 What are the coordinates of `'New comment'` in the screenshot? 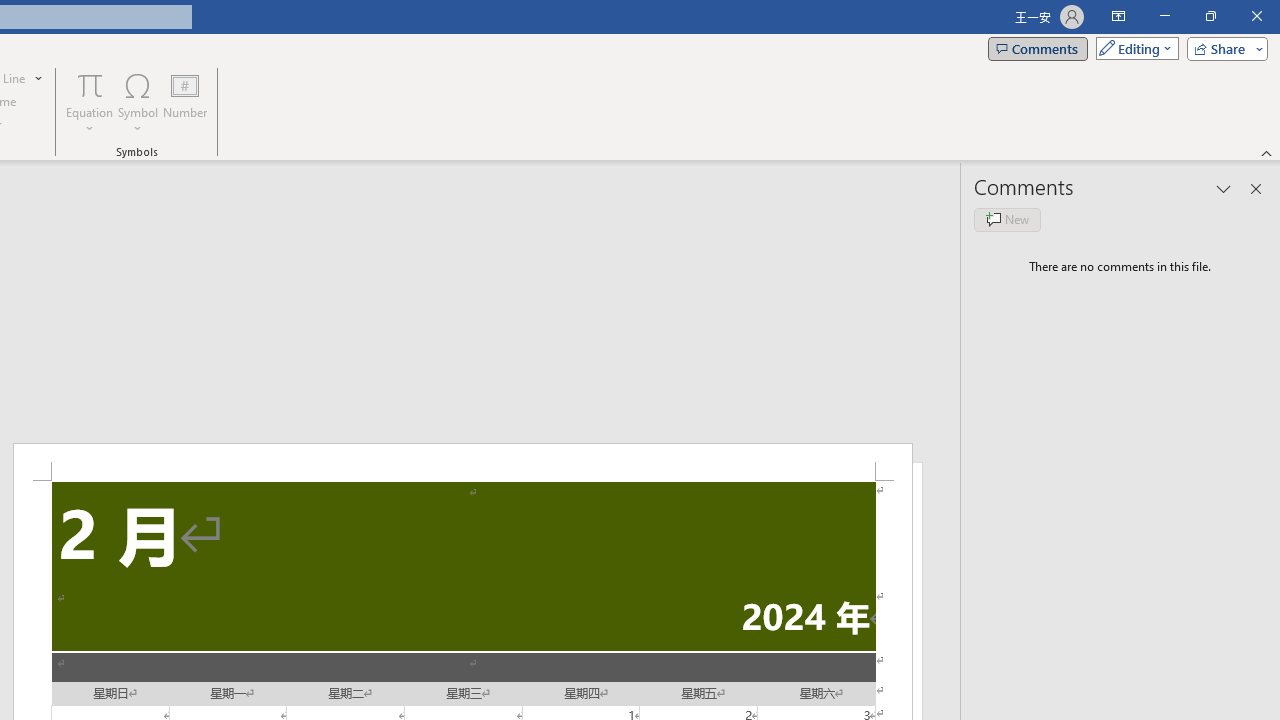 It's located at (1007, 219).